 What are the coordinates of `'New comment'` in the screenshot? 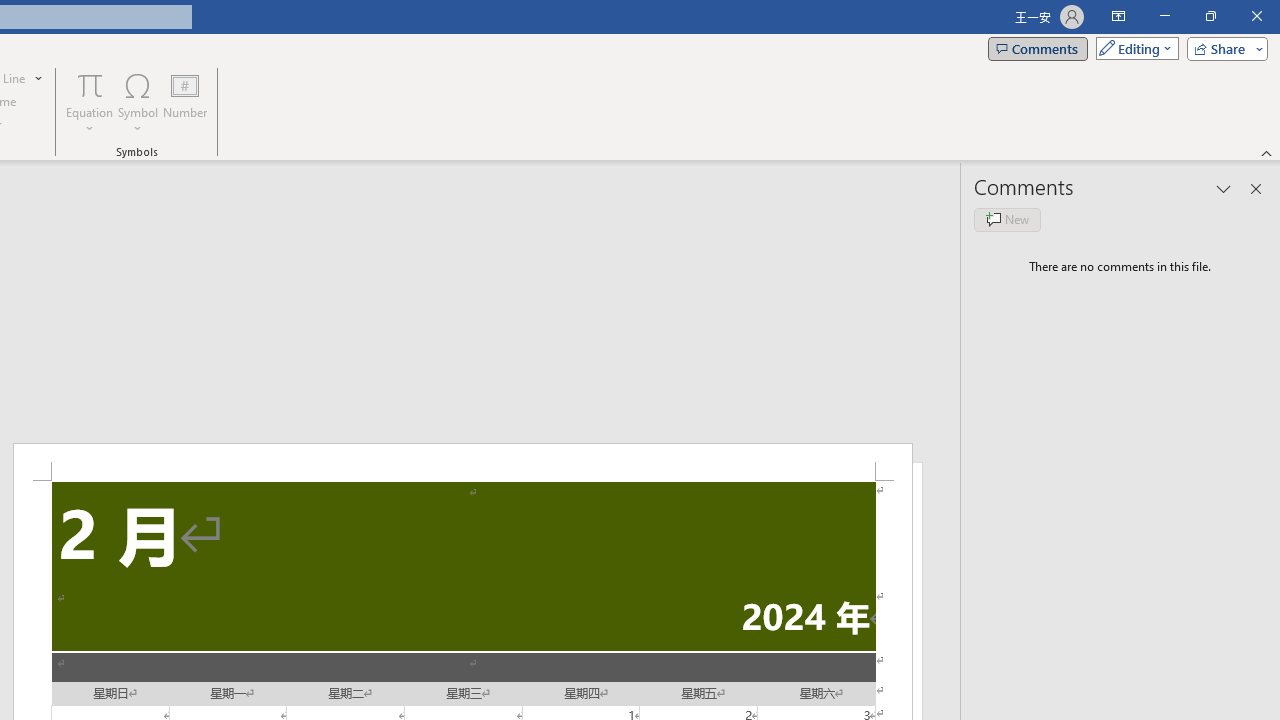 It's located at (1007, 219).